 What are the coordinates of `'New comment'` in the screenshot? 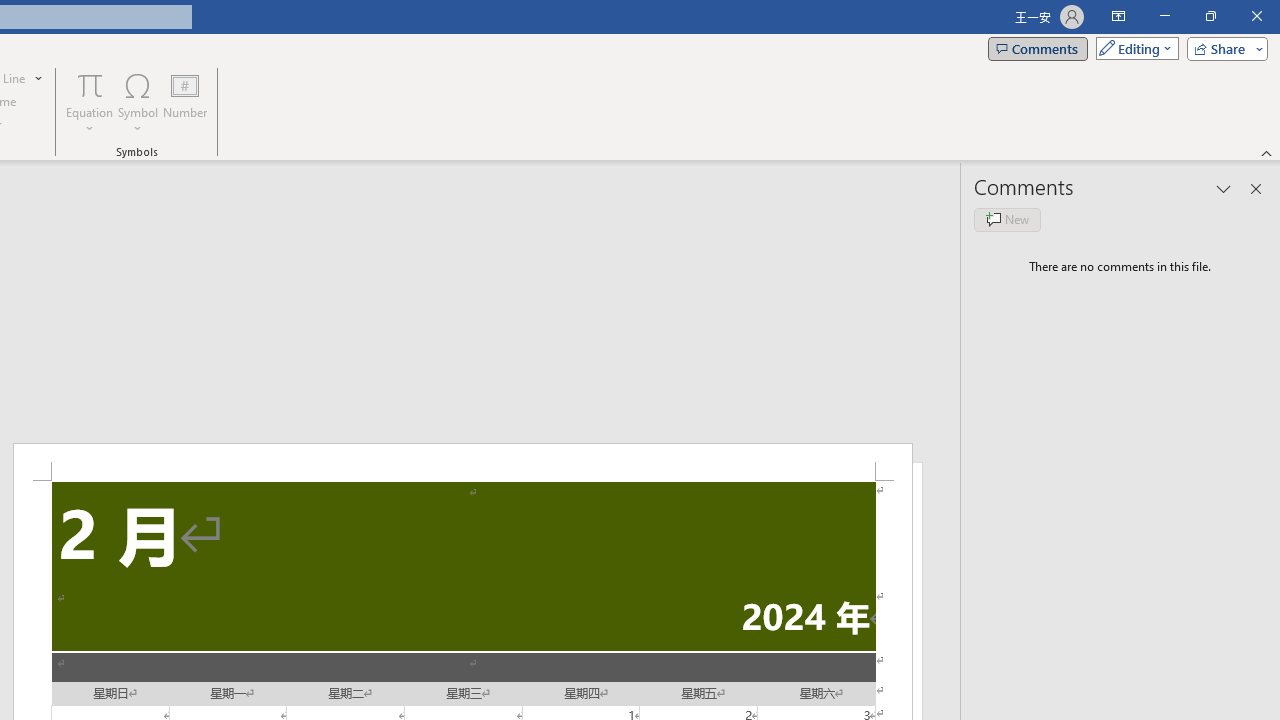 It's located at (1007, 219).